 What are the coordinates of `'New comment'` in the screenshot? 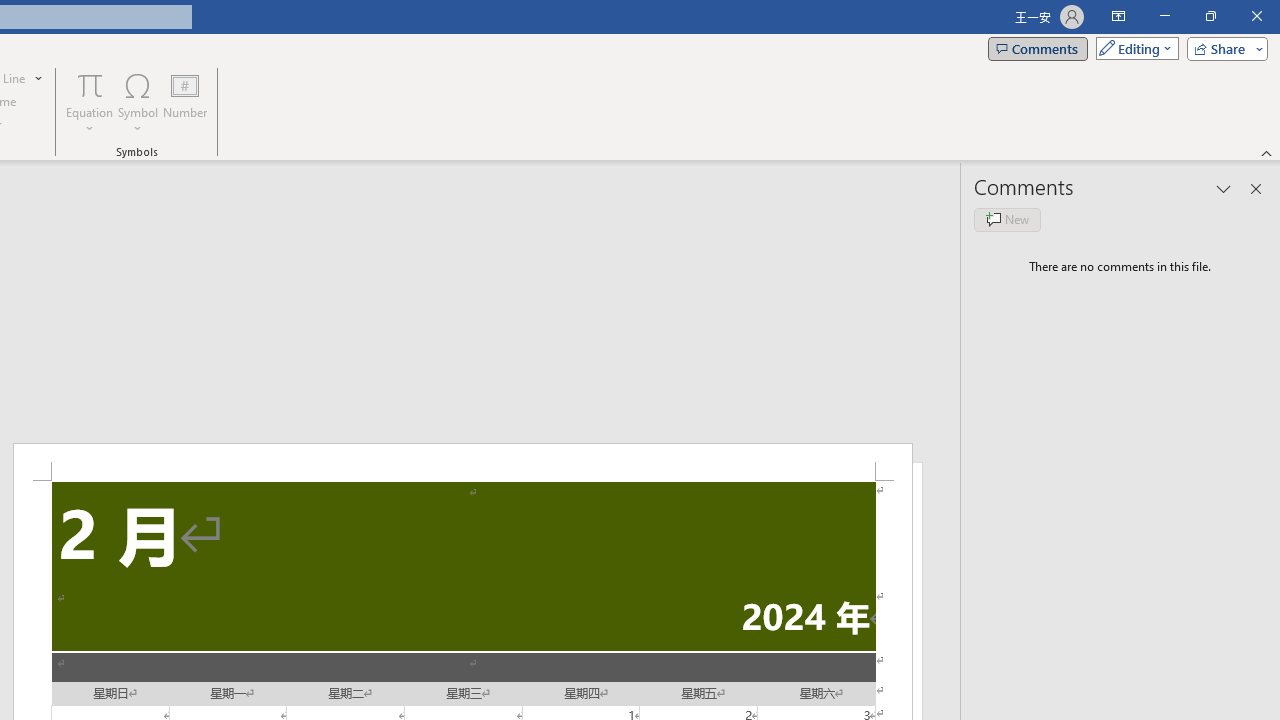 It's located at (1007, 219).